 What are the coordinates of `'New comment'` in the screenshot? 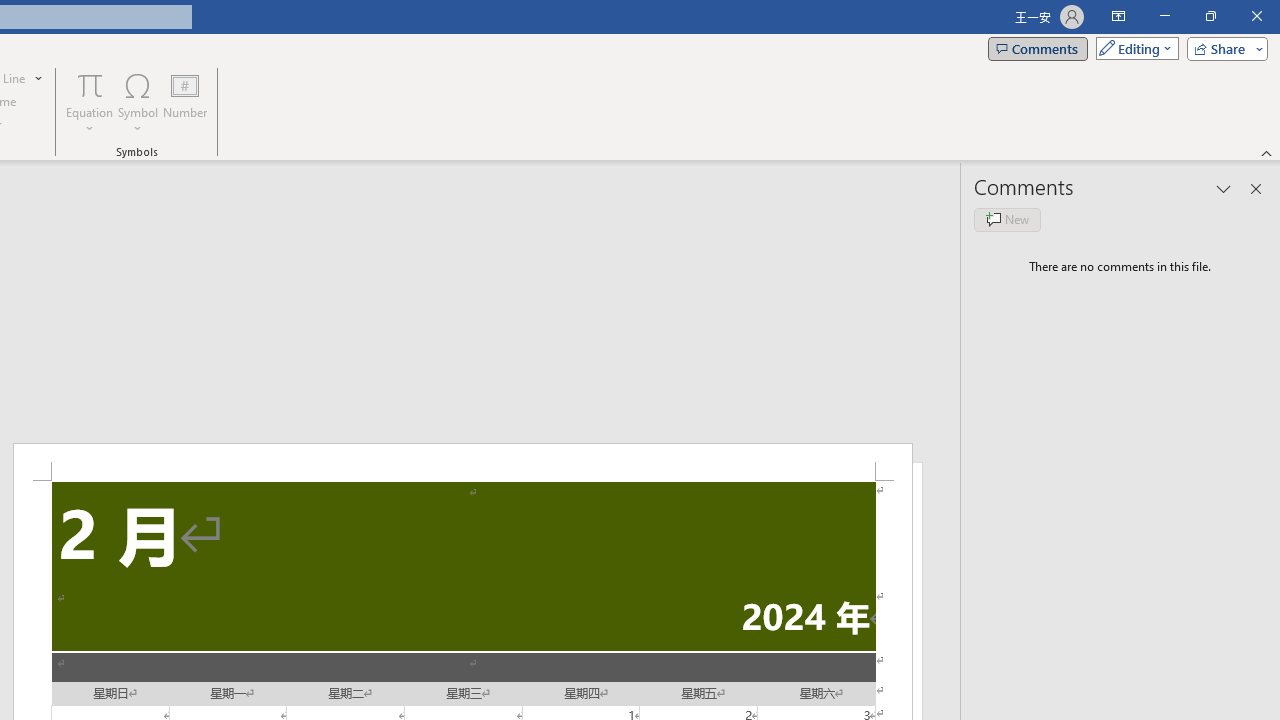 It's located at (1007, 219).